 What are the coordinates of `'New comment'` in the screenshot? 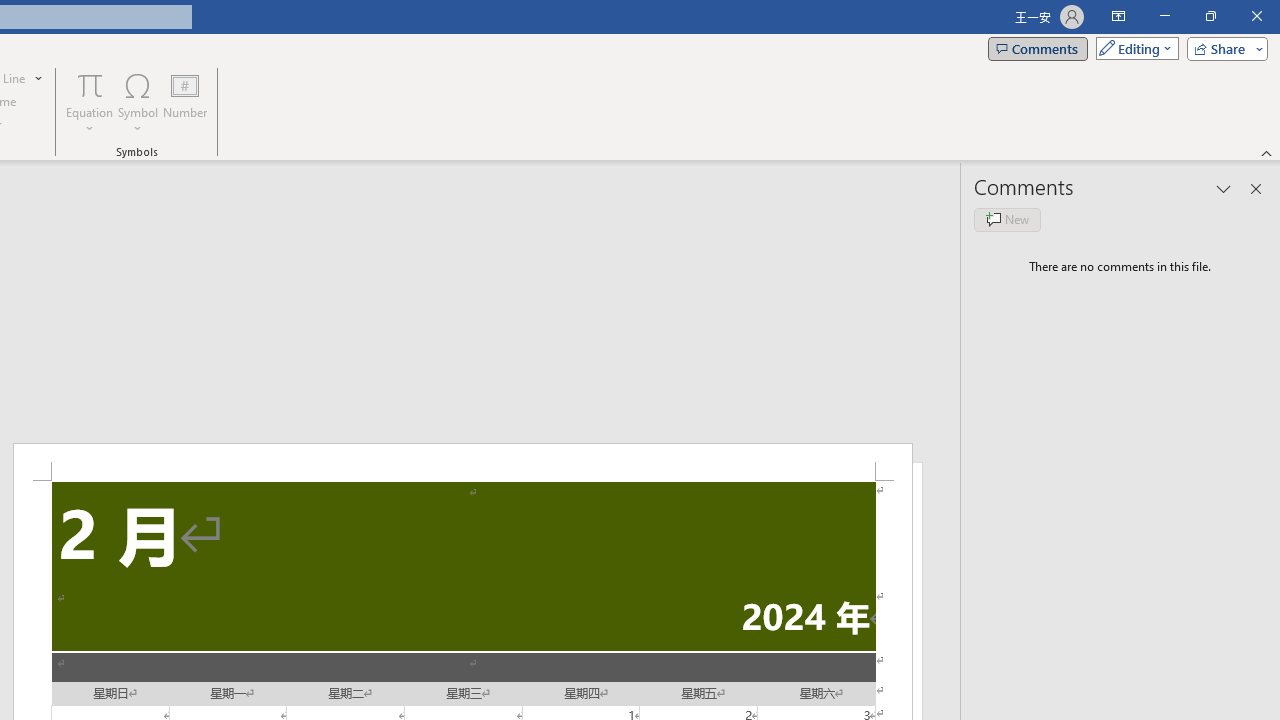 It's located at (1007, 219).